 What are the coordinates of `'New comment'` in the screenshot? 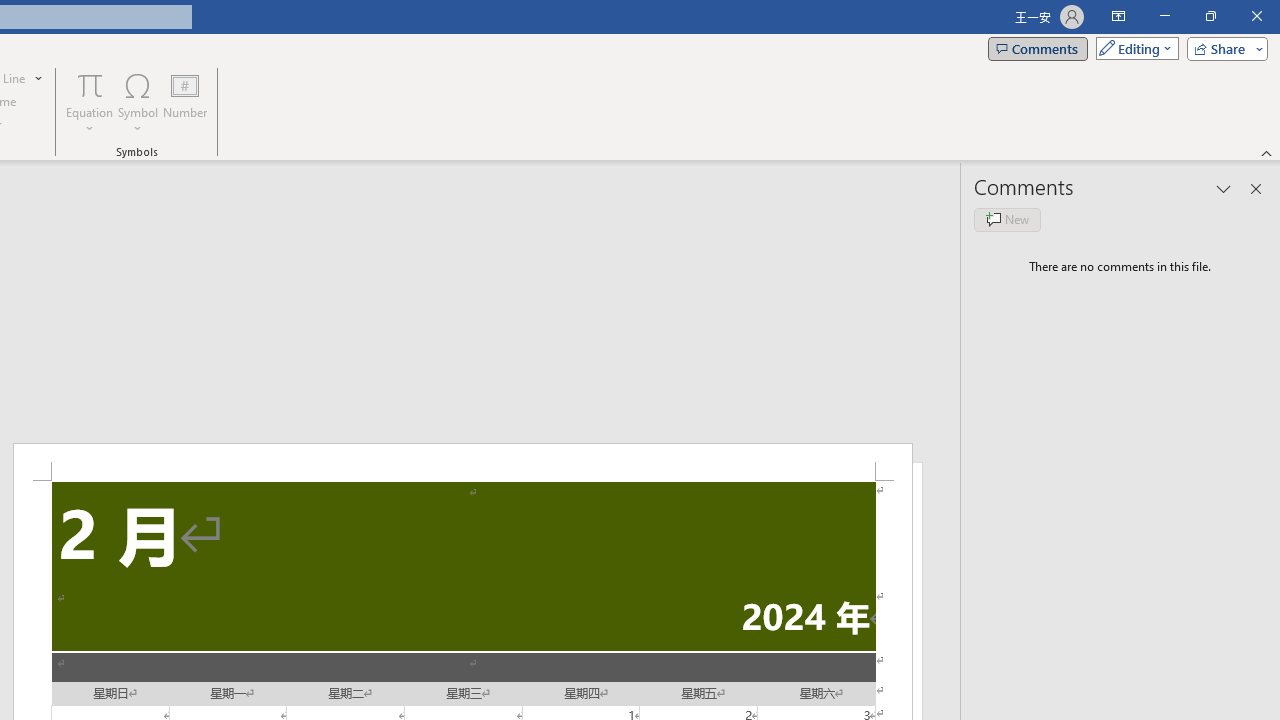 It's located at (1007, 219).